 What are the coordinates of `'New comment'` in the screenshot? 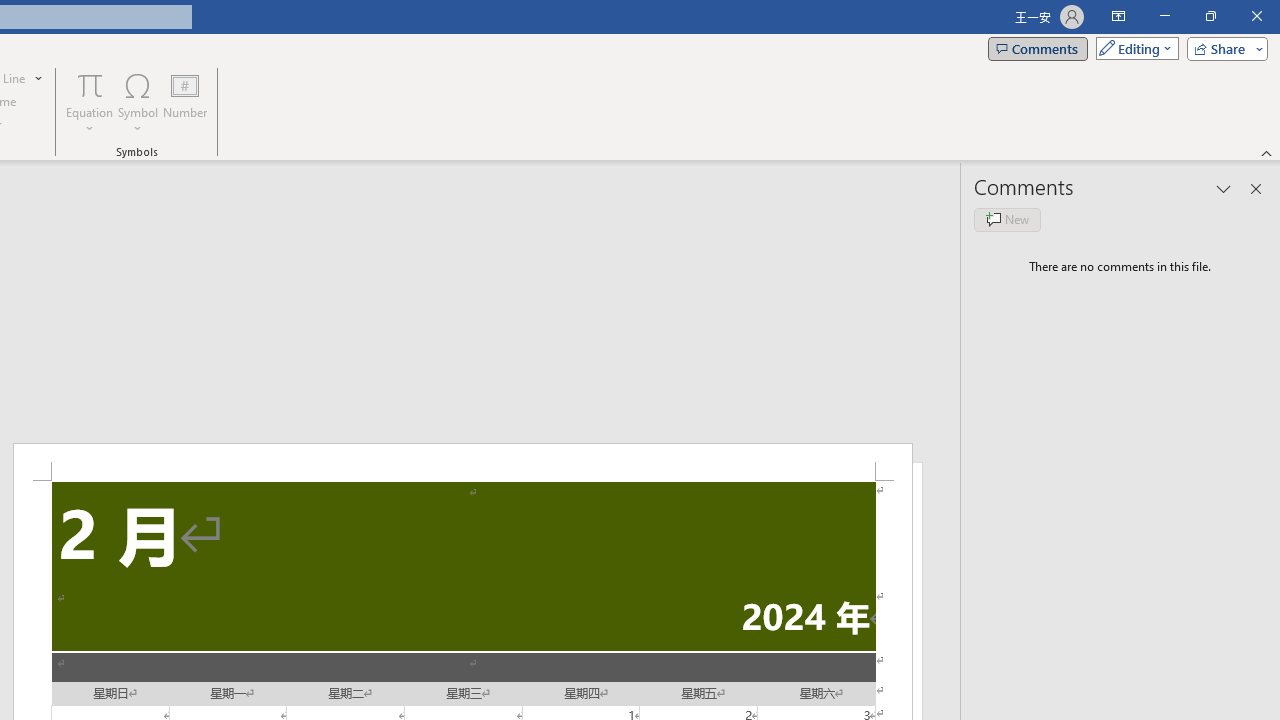 It's located at (1007, 219).